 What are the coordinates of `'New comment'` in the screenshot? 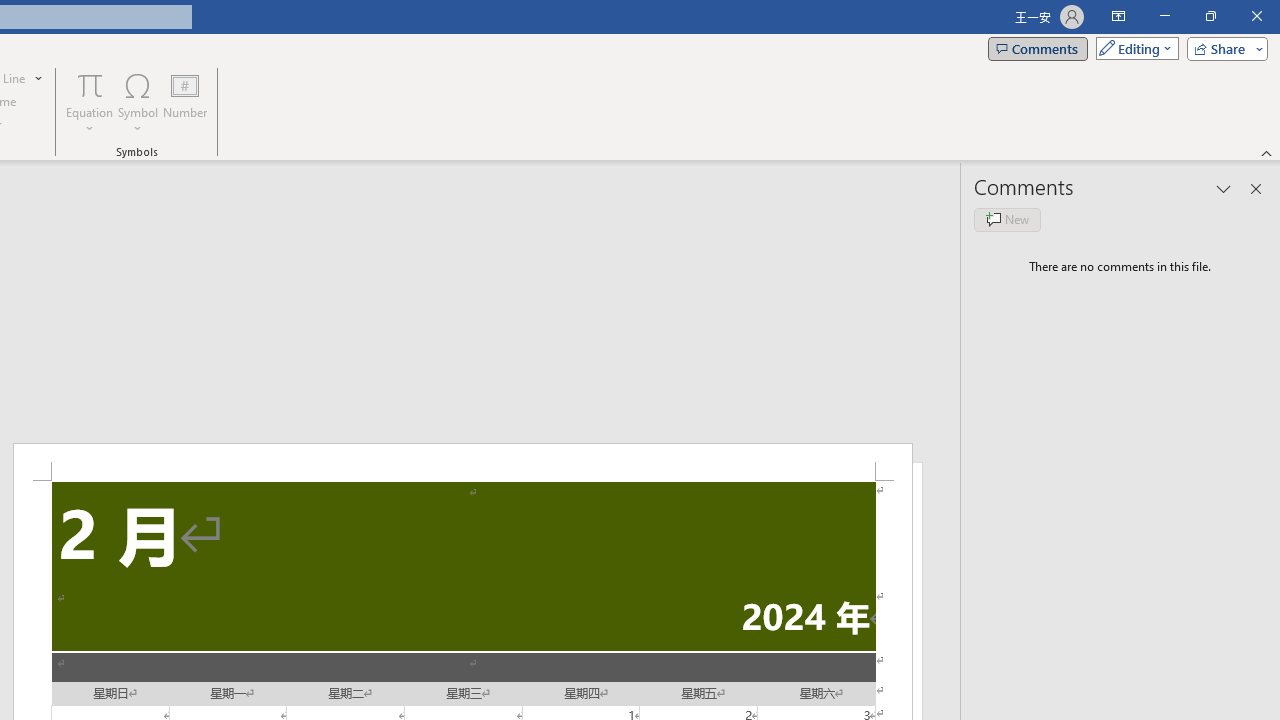 It's located at (1007, 219).